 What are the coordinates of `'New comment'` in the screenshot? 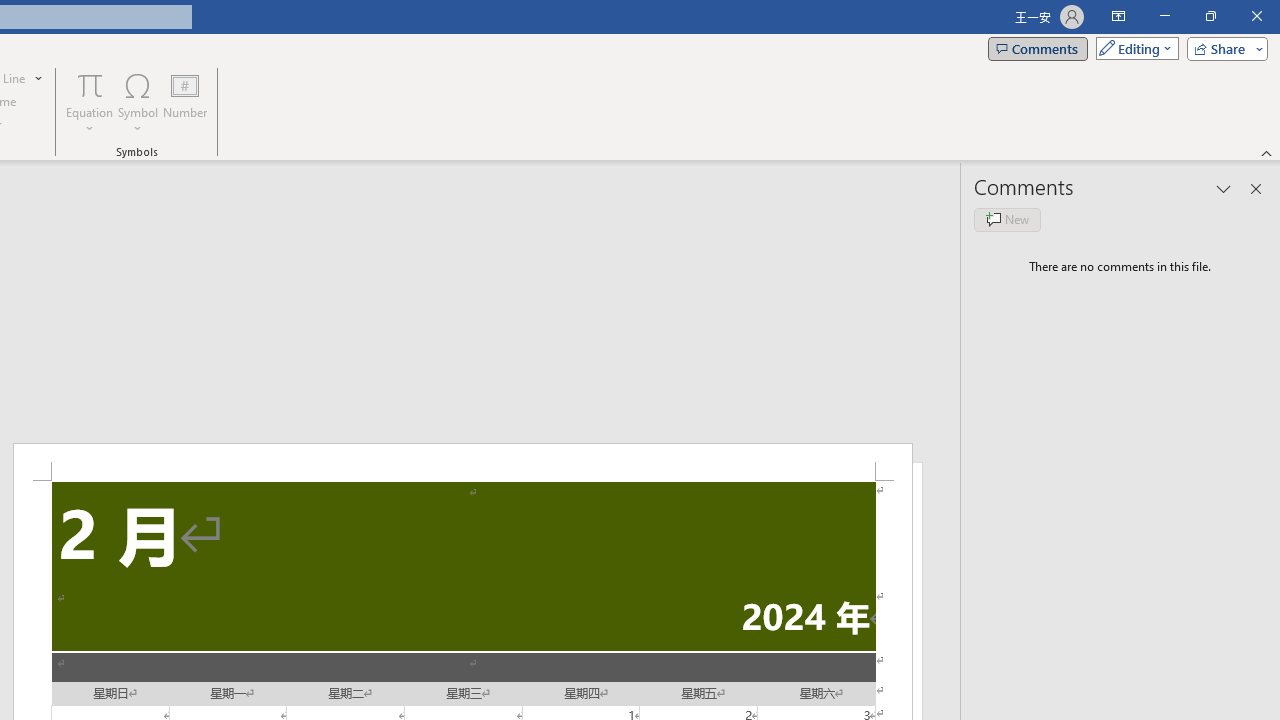 It's located at (1007, 219).